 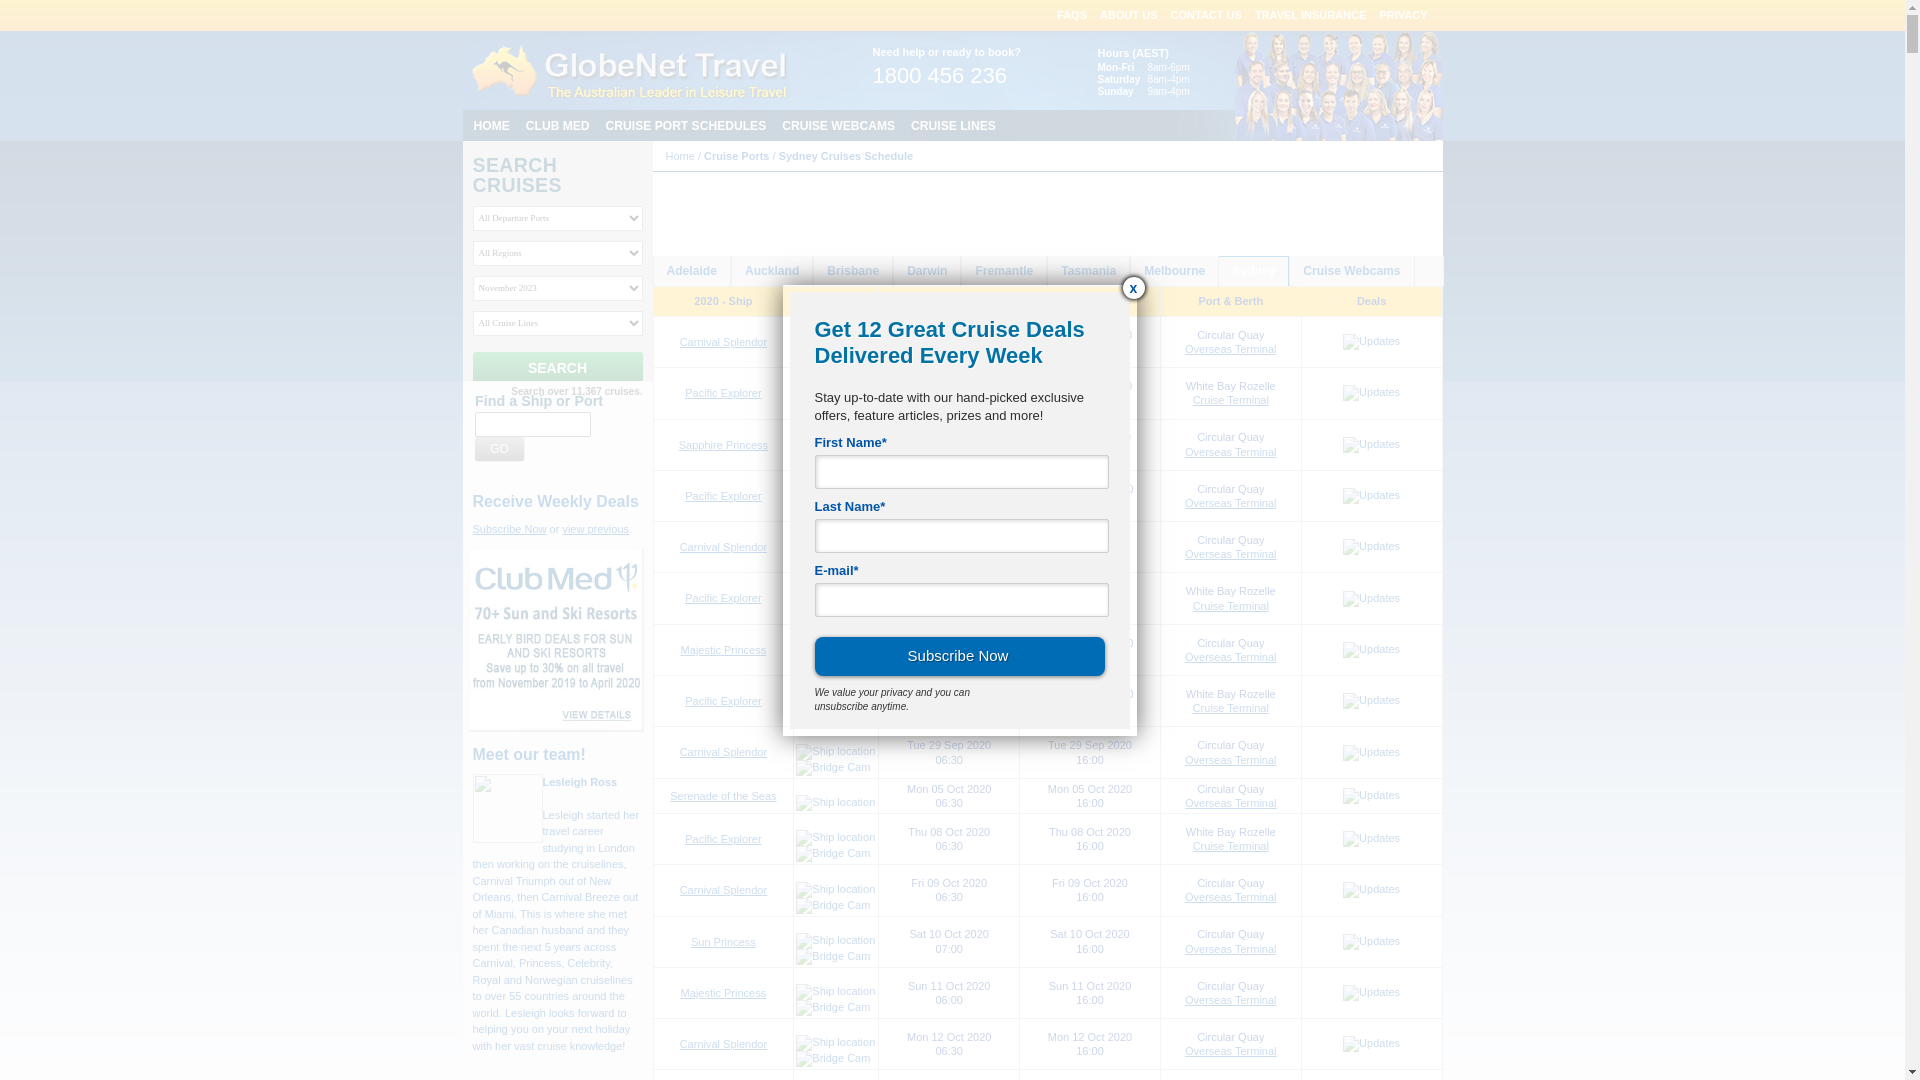 What do you see at coordinates (835, 941) in the screenshot?
I see `'Ship location'` at bounding box center [835, 941].